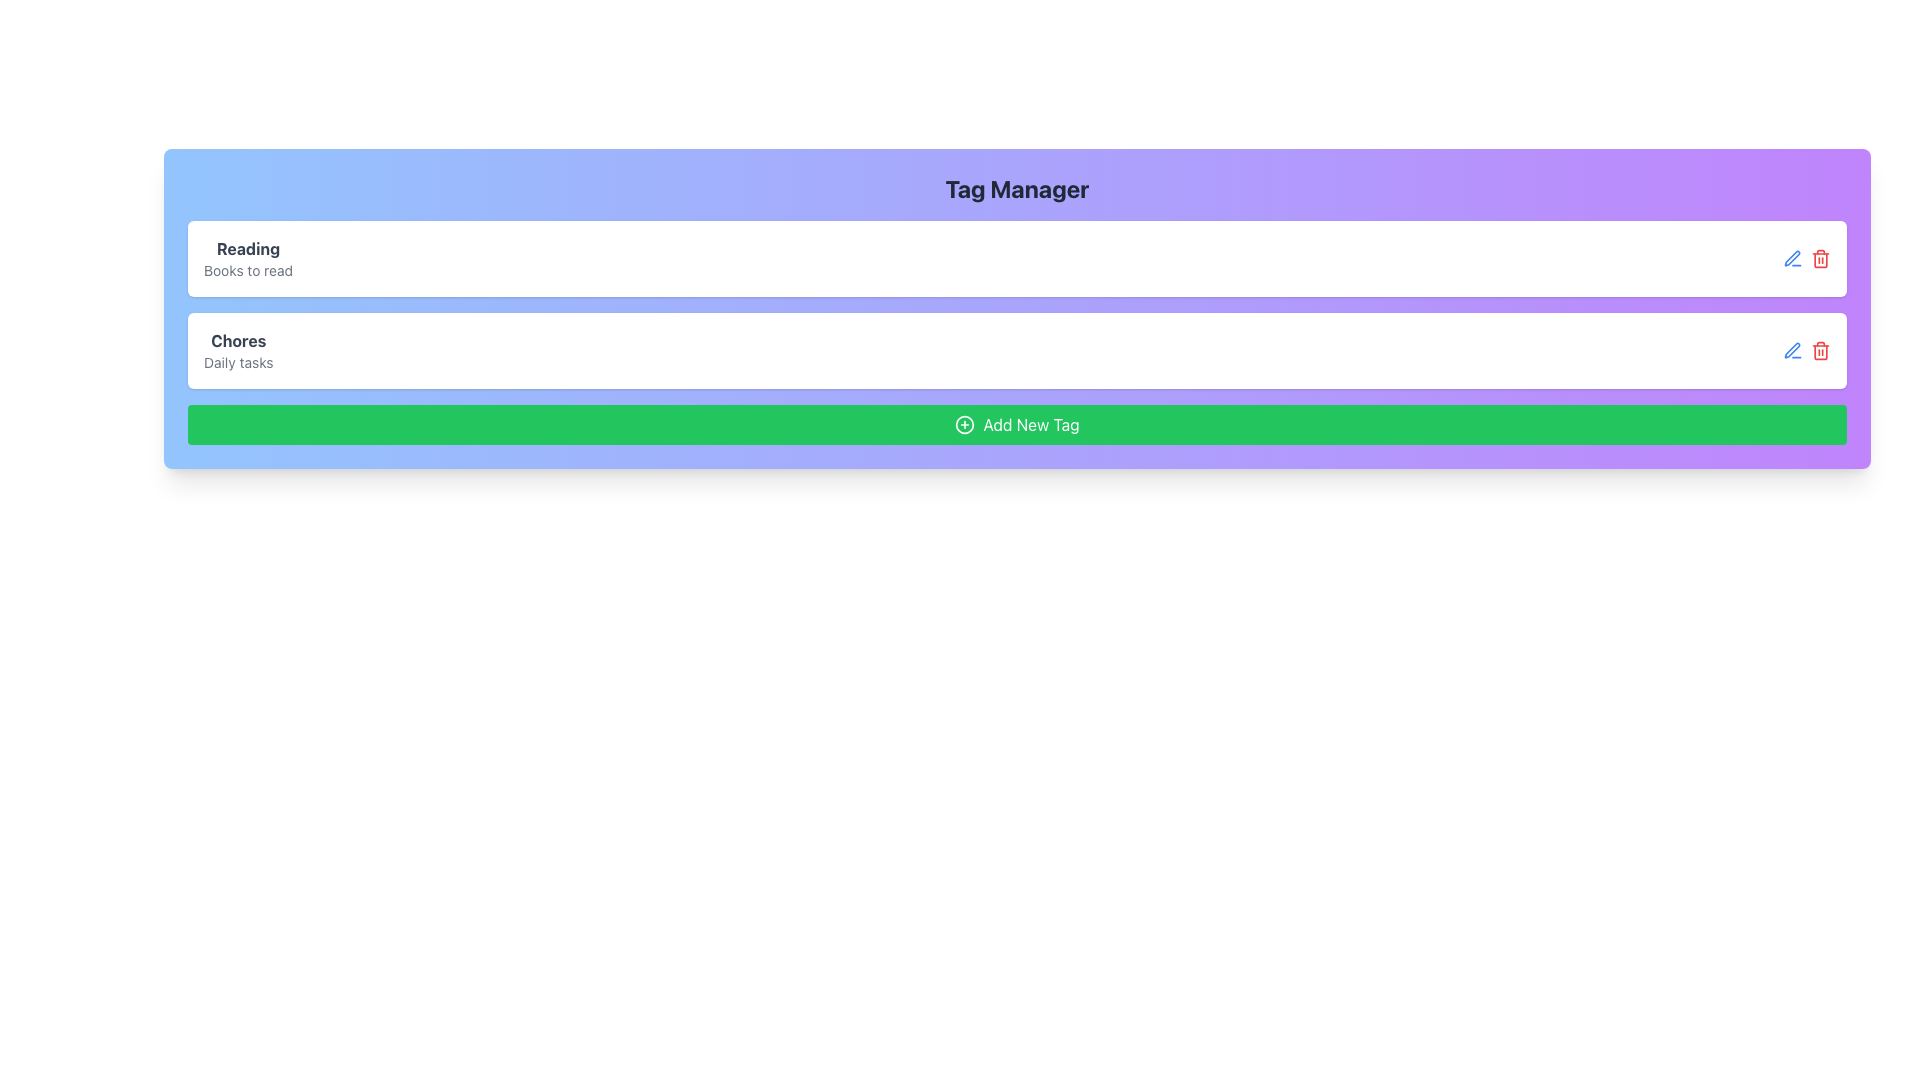  I want to click on the Trash Can Icon, so click(1820, 257).